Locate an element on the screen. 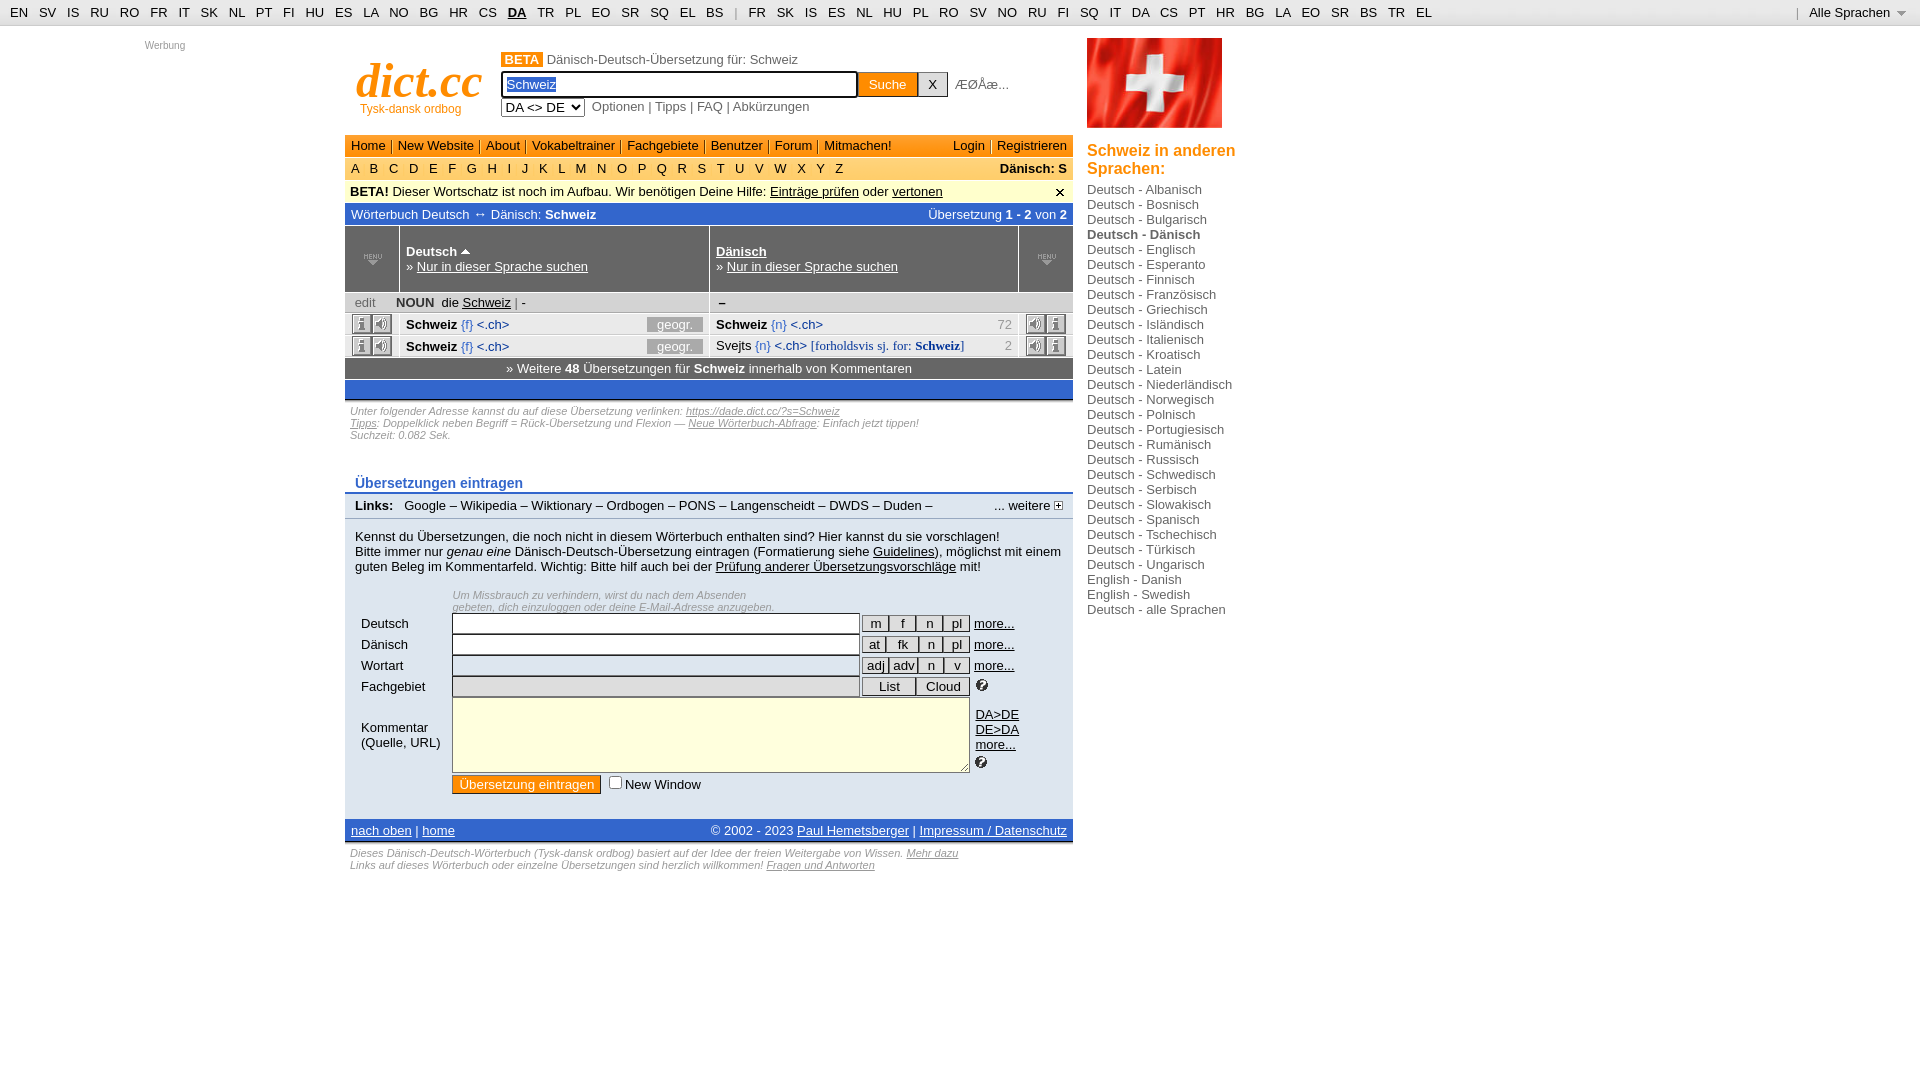  'V' is located at coordinates (757, 167).